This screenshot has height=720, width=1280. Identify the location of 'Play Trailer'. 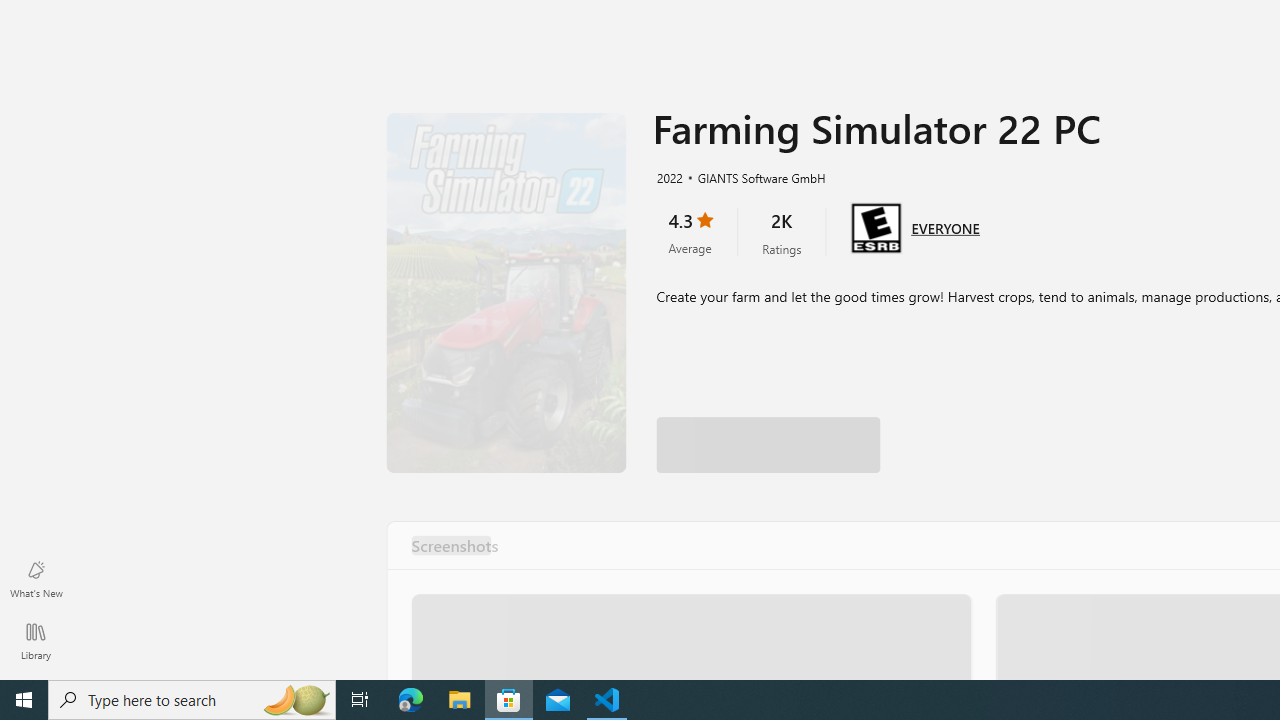
(506, 293).